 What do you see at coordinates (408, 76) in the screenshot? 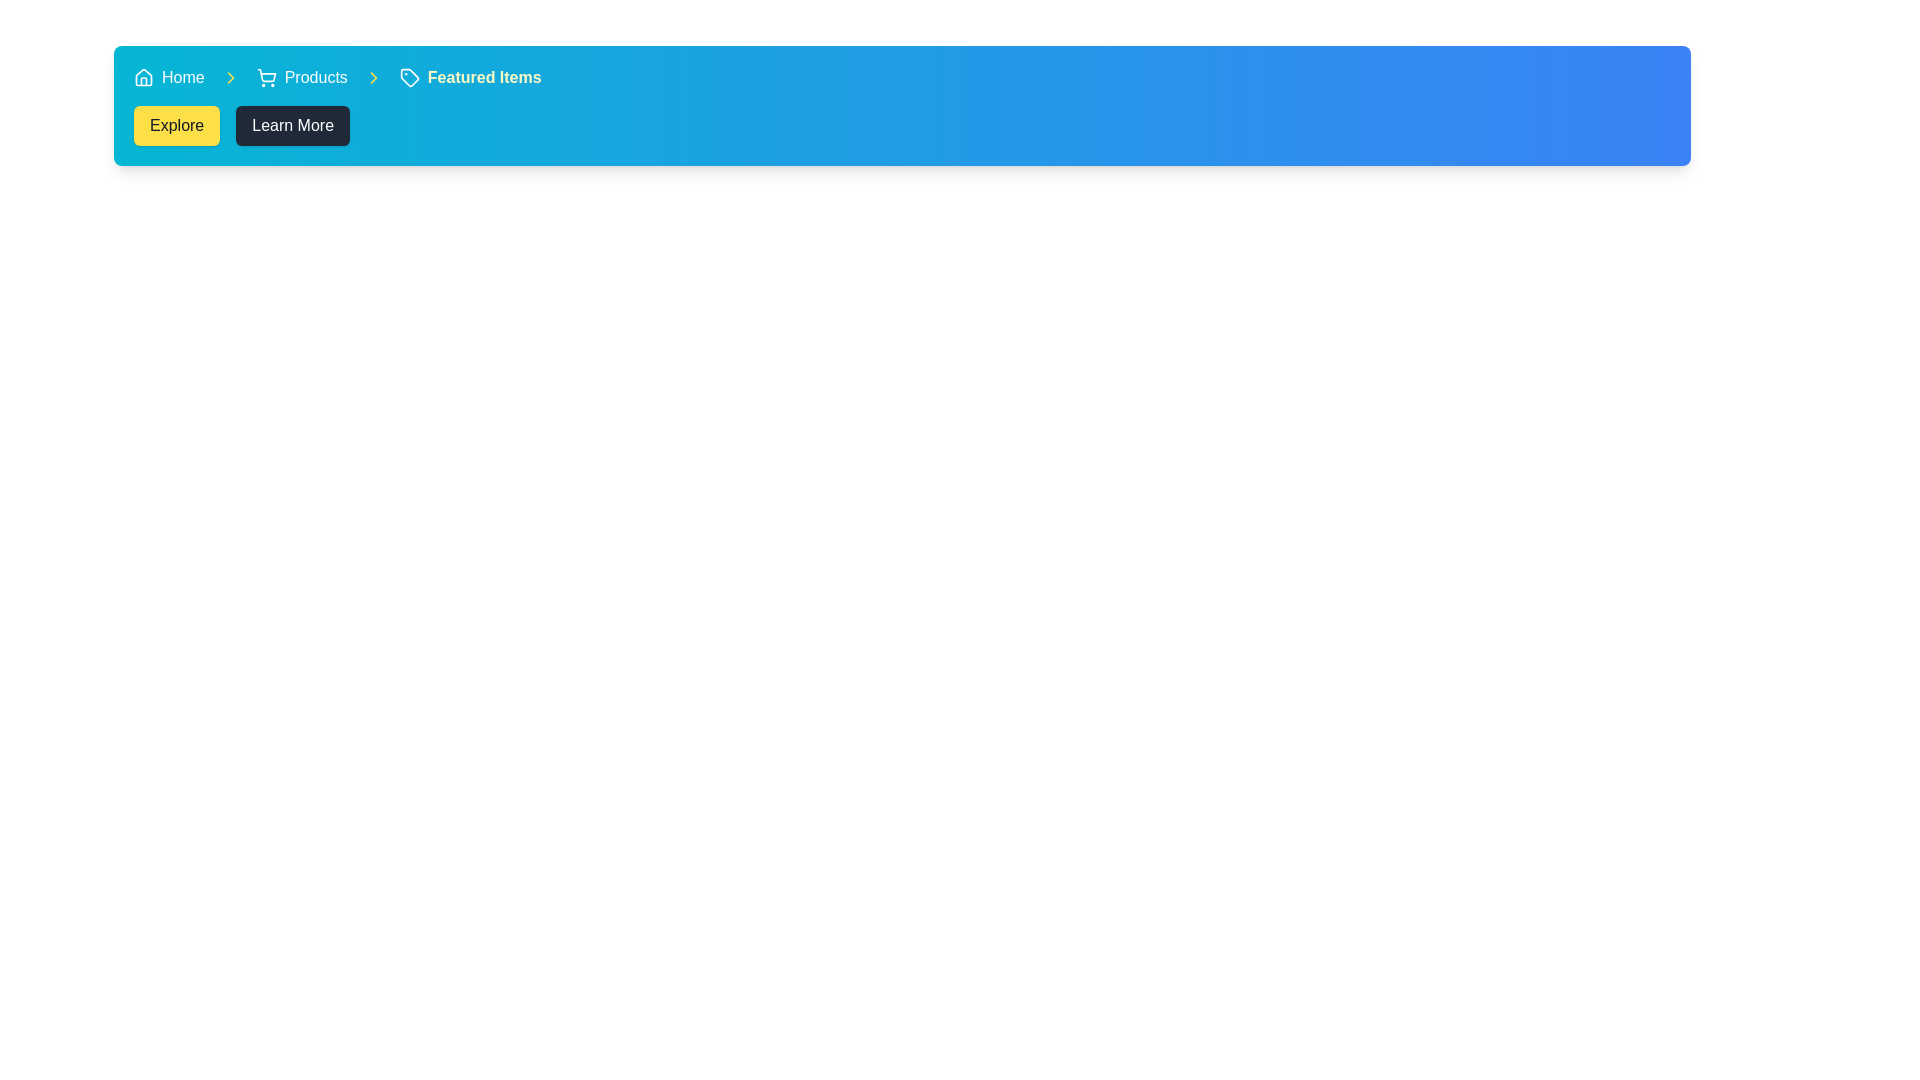
I see `the icon representing the 'Featured Items' section in the navigation breadcrumb bar, located before the text 'Featured Items'` at bounding box center [408, 76].